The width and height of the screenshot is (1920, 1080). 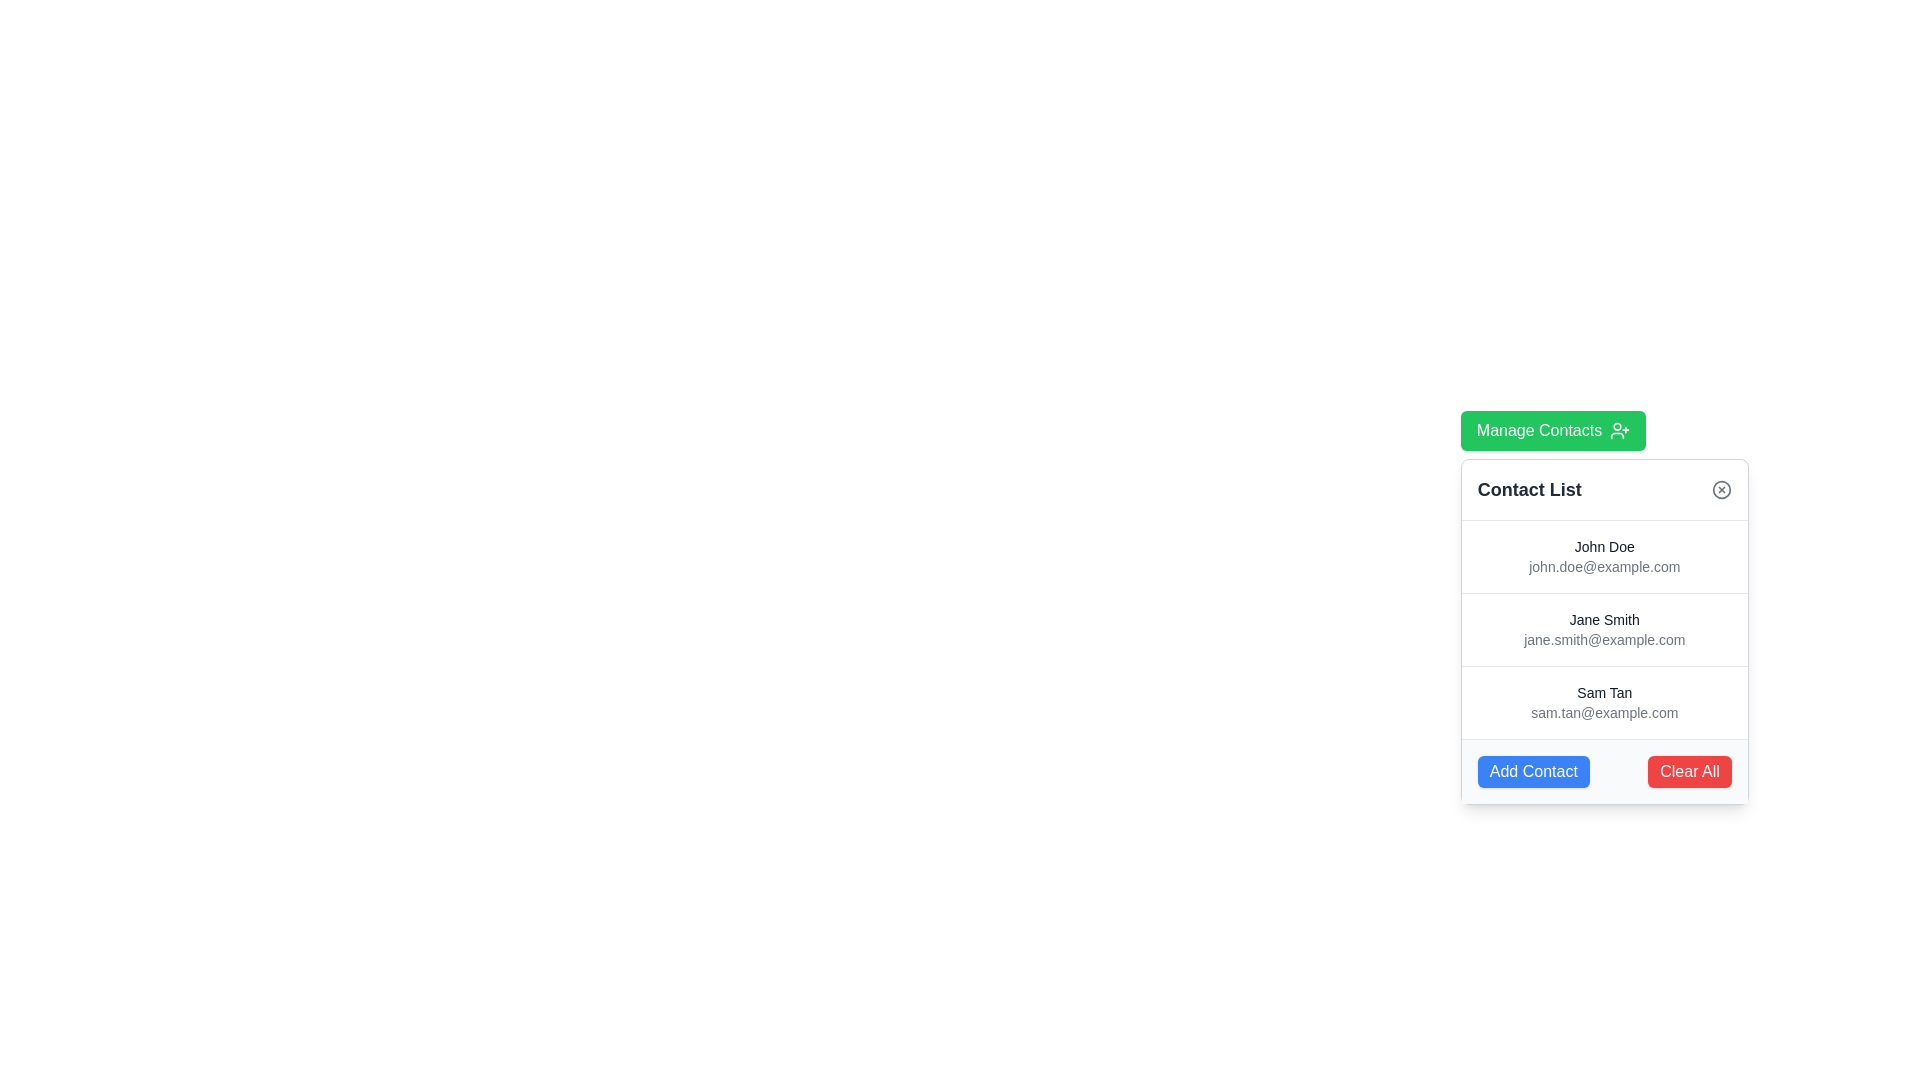 I want to click on displayed name 'Jane Smith' from the Text Label in the Contact List panel, which is prominently styled in bold black font on a white background, so click(x=1604, y=619).